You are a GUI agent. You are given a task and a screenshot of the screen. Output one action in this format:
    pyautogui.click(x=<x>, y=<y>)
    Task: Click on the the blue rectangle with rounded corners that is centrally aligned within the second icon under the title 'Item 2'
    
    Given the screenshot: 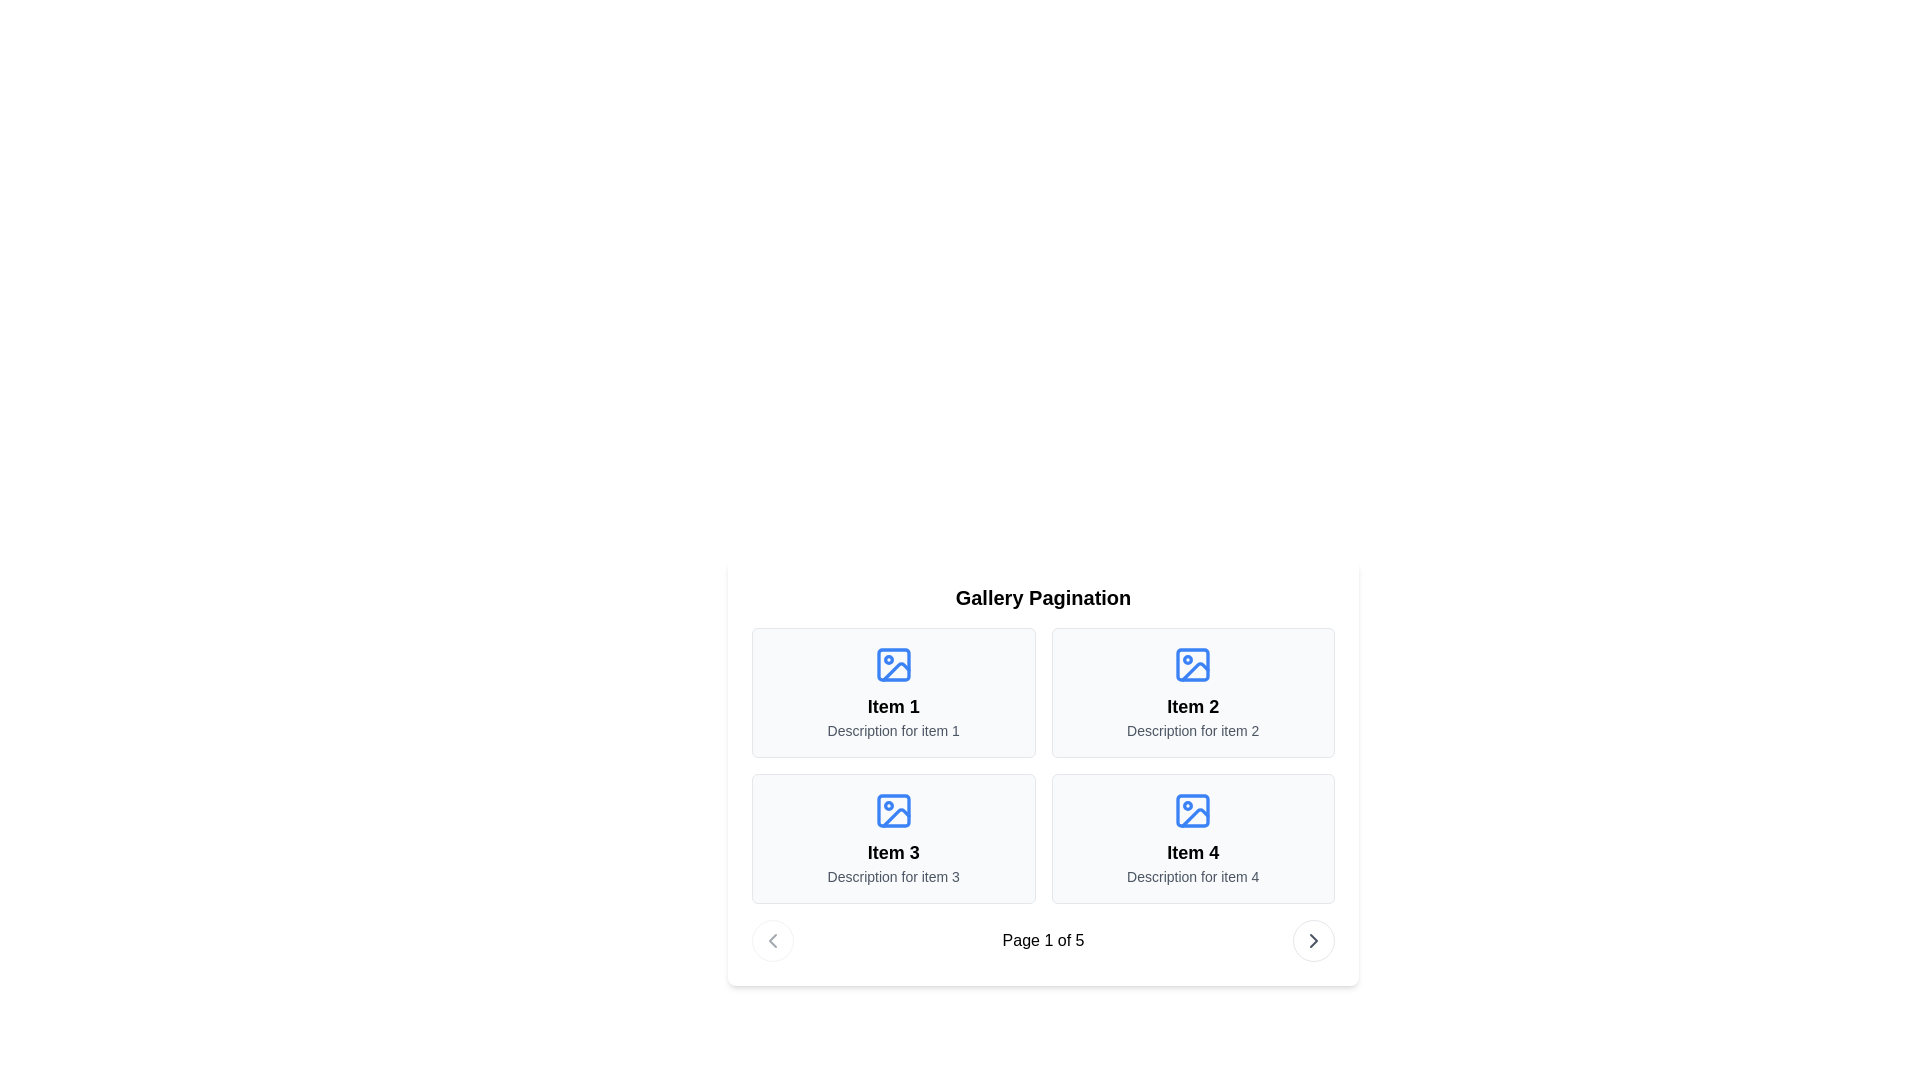 What is the action you would take?
    pyautogui.click(x=1193, y=664)
    